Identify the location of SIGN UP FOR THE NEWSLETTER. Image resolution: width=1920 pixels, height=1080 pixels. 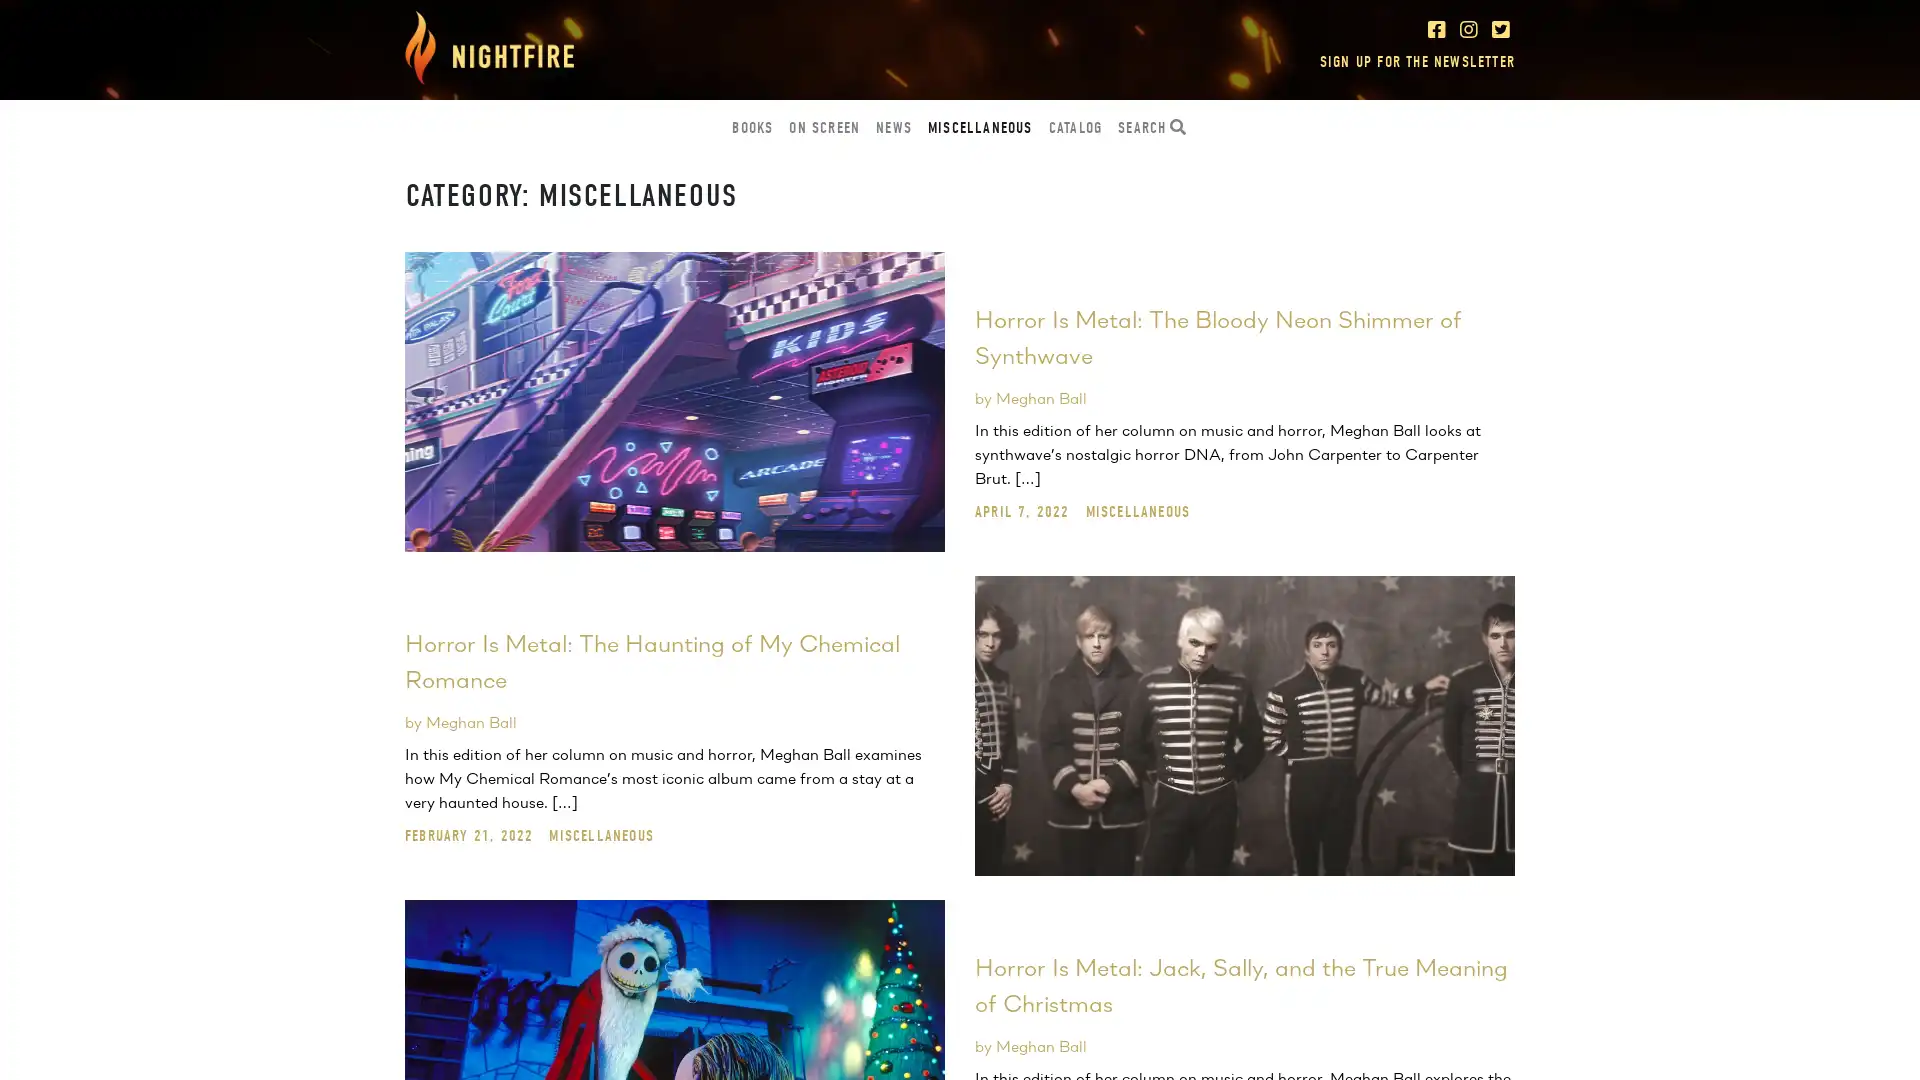
(1415, 60).